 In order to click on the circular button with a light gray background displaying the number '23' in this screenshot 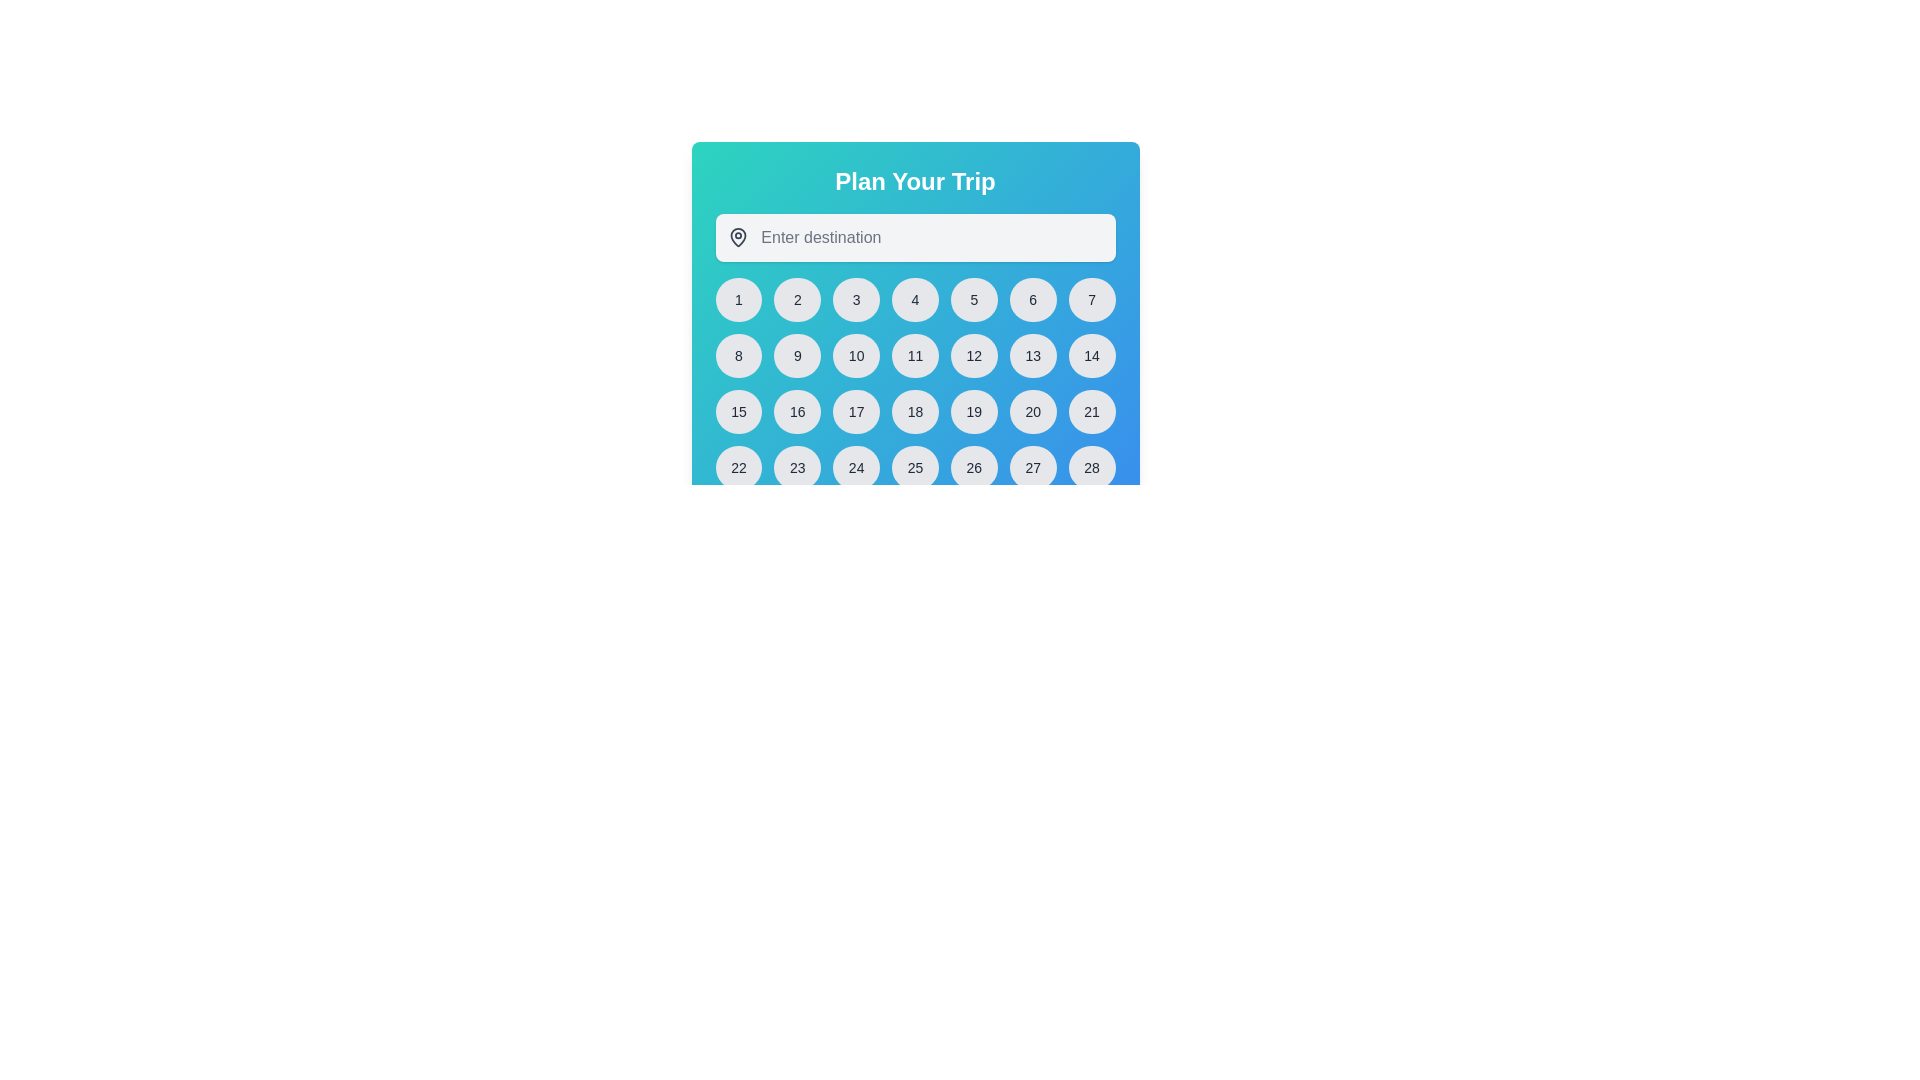, I will do `click(796, 467)`.